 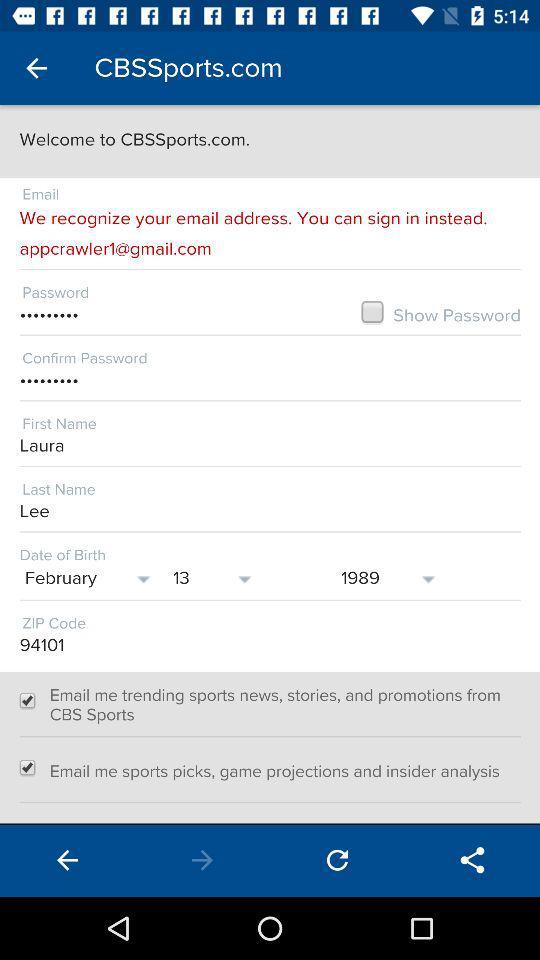 I want to click on the arrow_forward icon, so click(x=202, y=859).